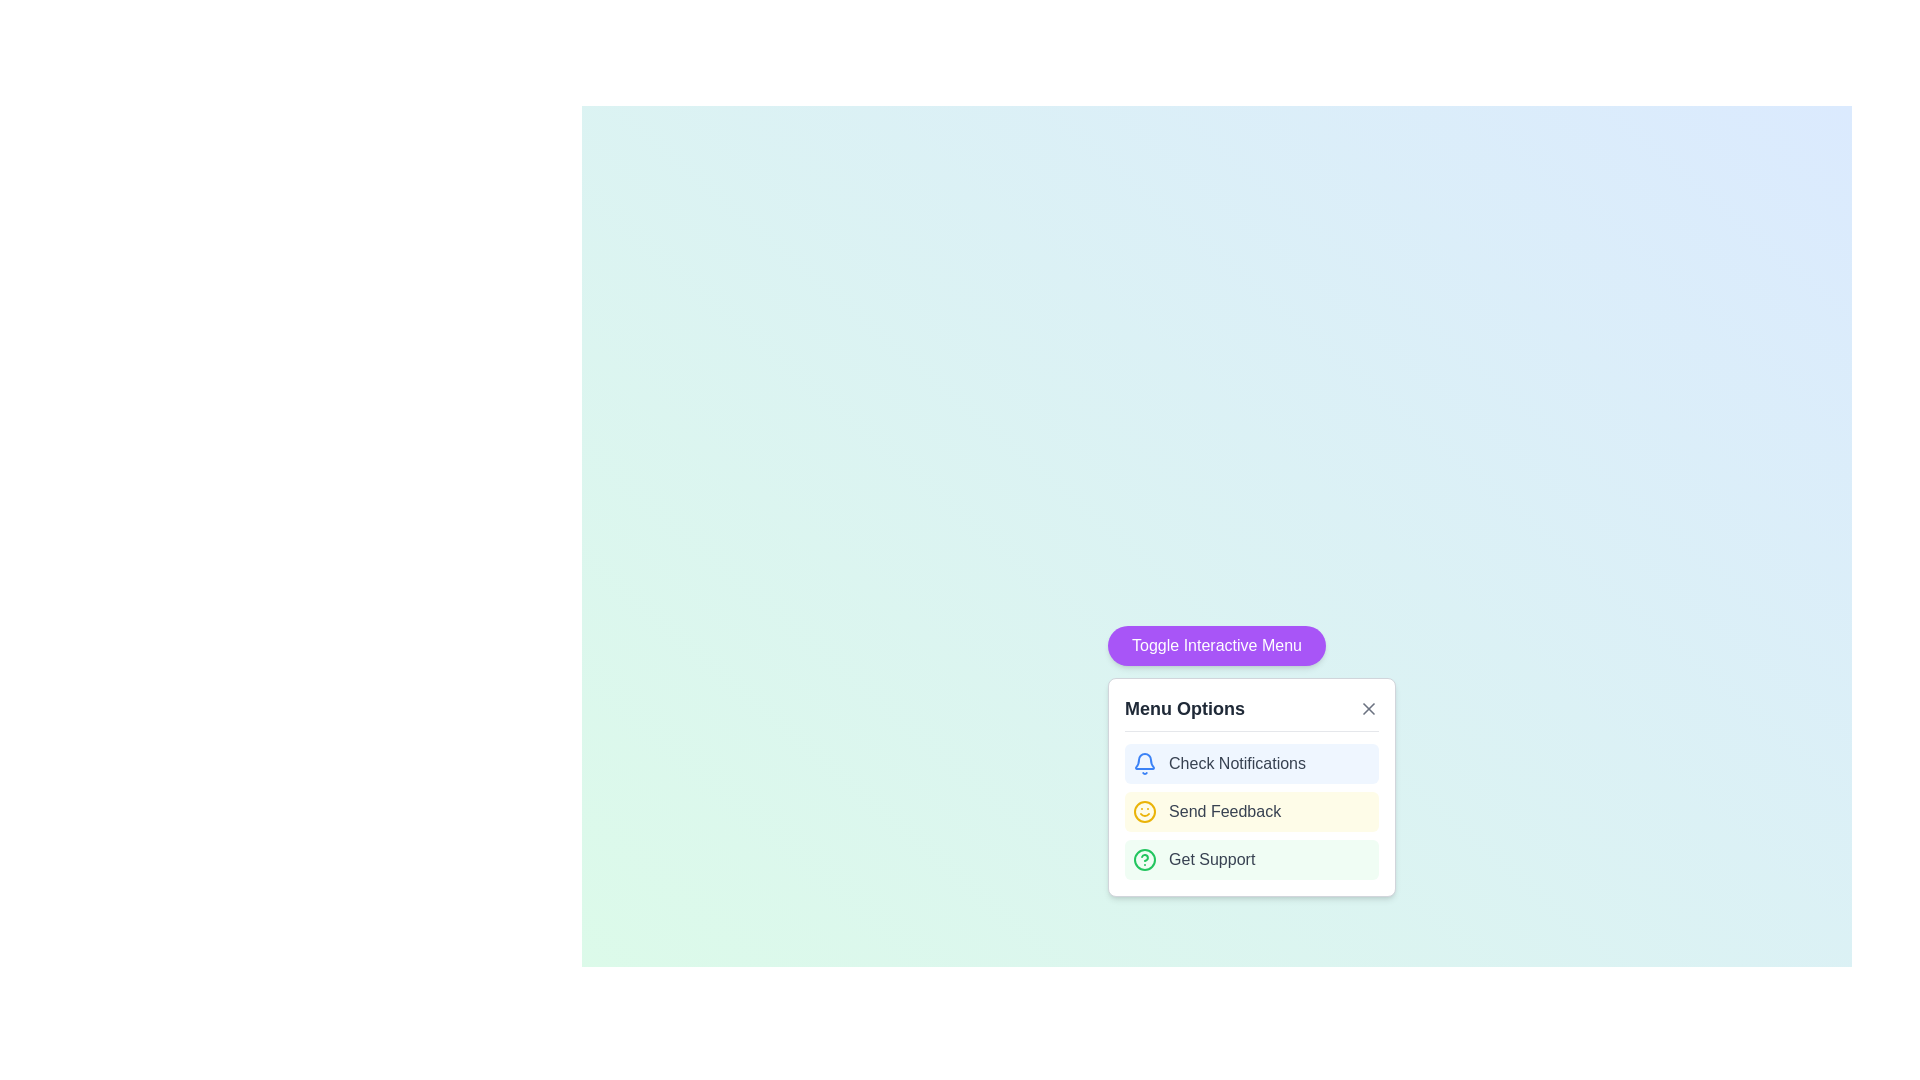 The width and height of the screenshot is (1920, 1080). I want to click on the Decorative icon (smiling face emoji) located in the second row of the menu options, which is the leftmost graphical component of the 'Send Feedback' option, so click(1145, 812).